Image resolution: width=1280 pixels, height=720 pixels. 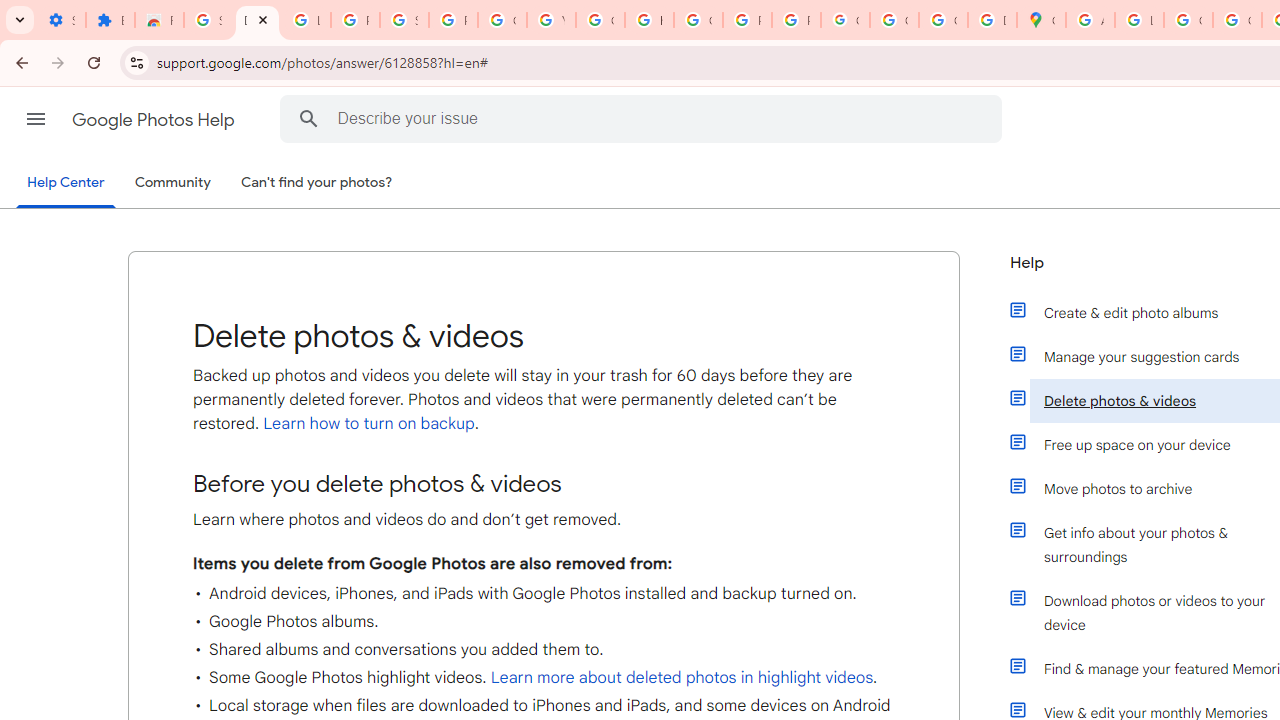 What do you see at coordinates (682, 677) in the screenshot?
I see `'Learn more about deleted photos in highlight videos'` at bounding box center [682, 677].